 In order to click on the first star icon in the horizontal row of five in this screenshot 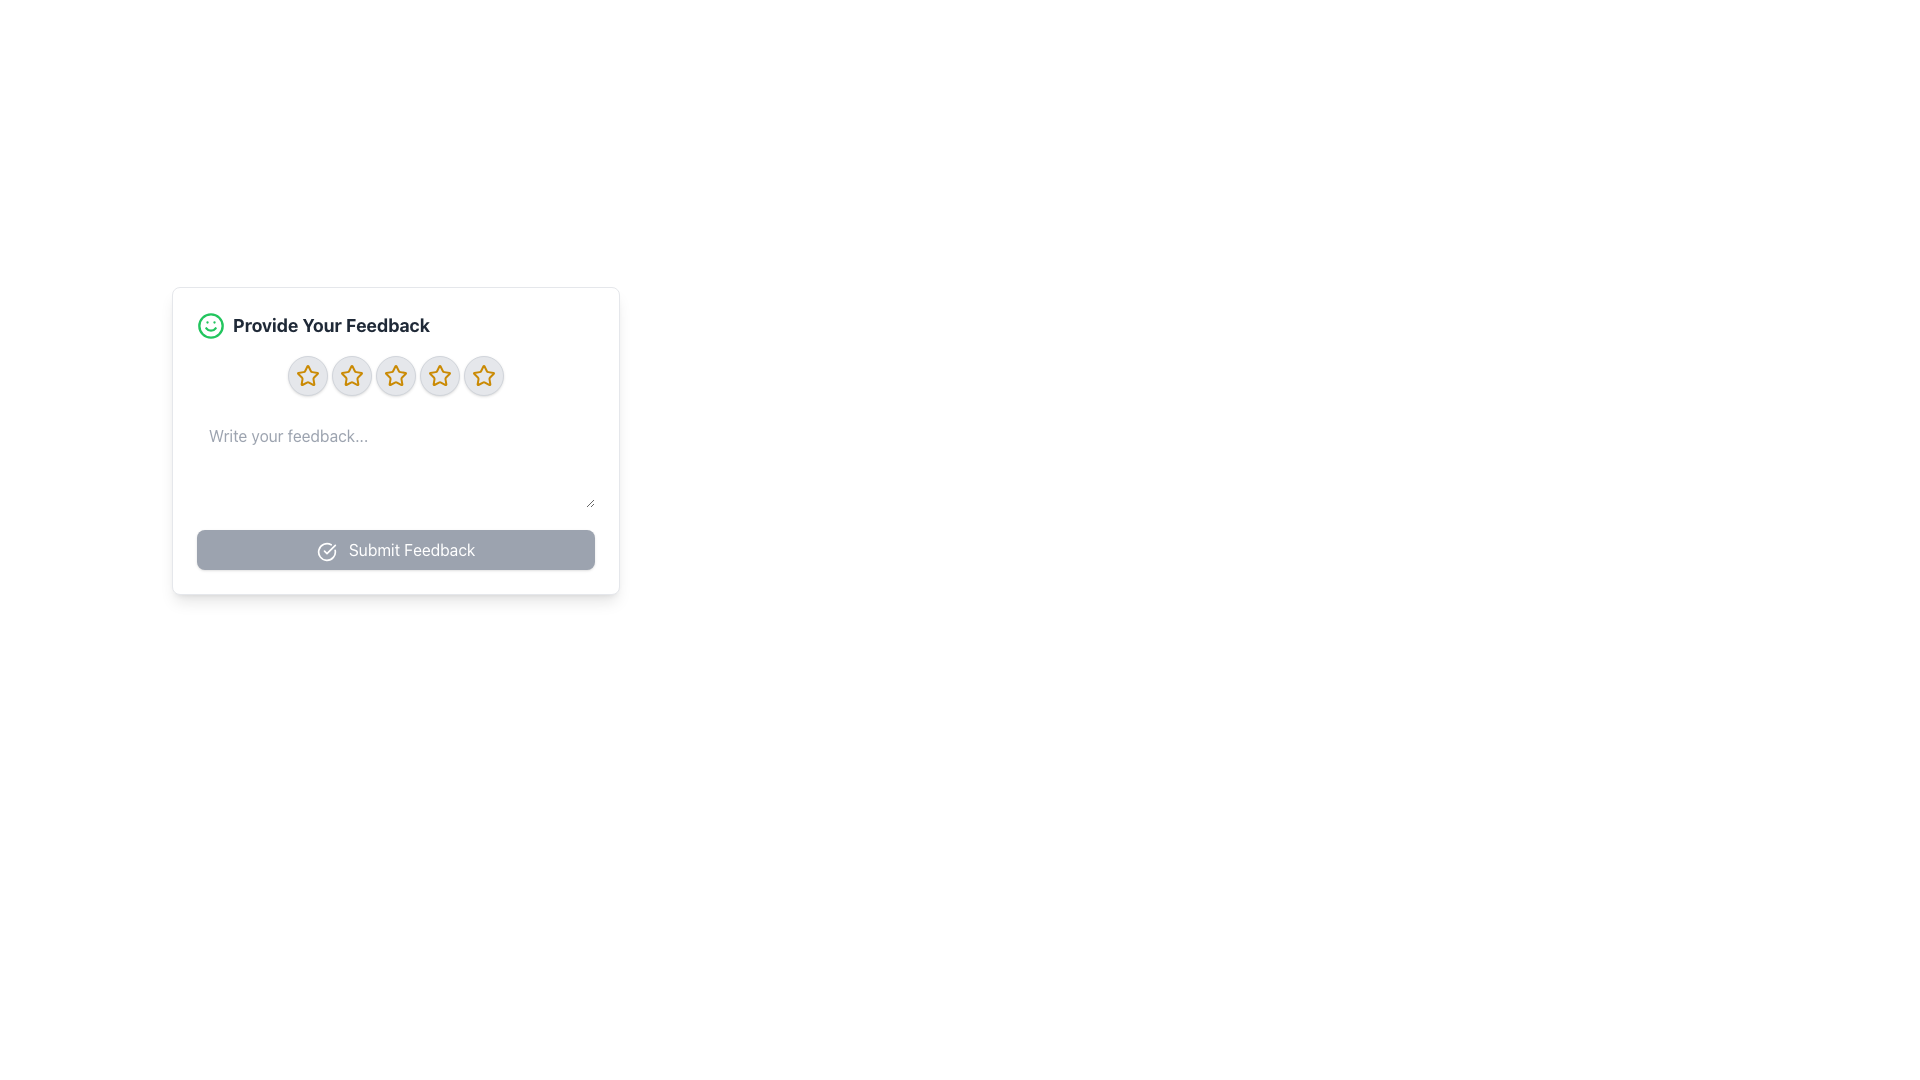, I will do `click(306, 375)`.